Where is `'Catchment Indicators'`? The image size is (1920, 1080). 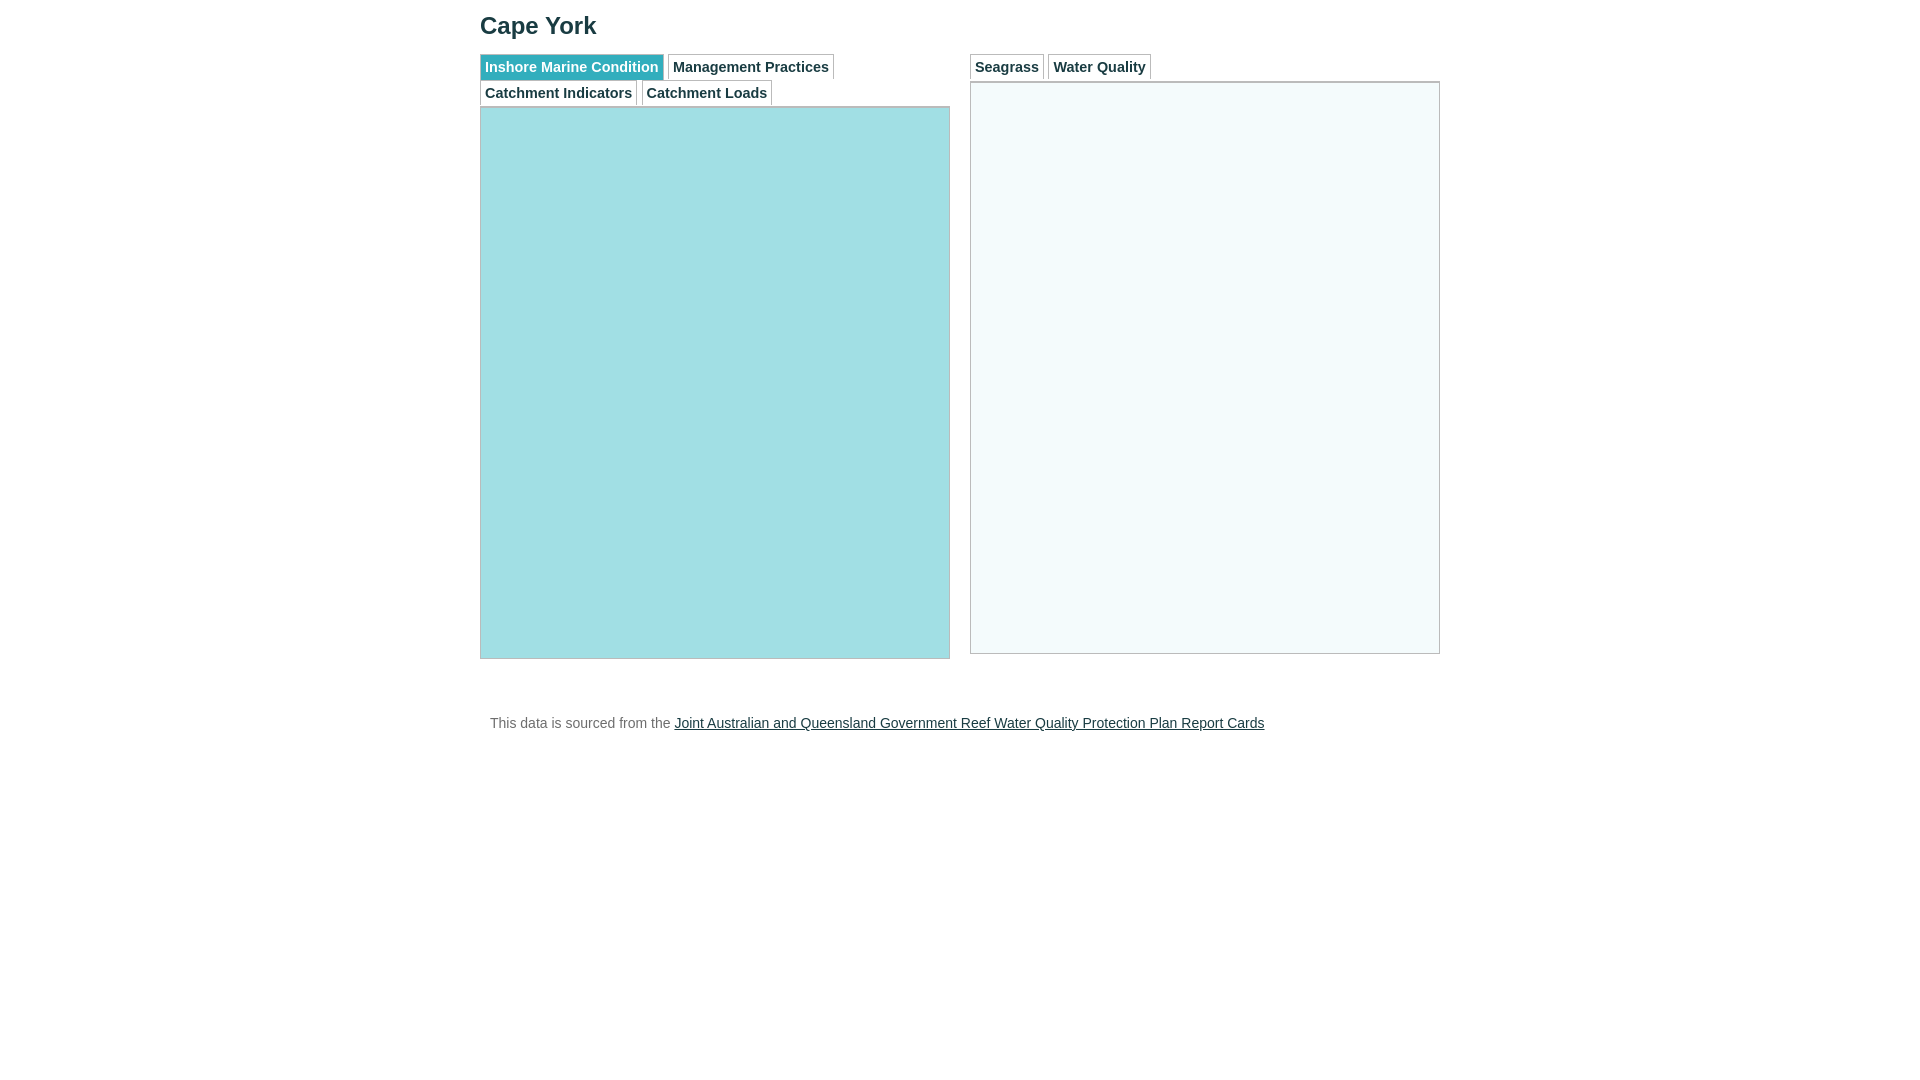 'Catchment Indicators' is located at coordinates (558, 92).